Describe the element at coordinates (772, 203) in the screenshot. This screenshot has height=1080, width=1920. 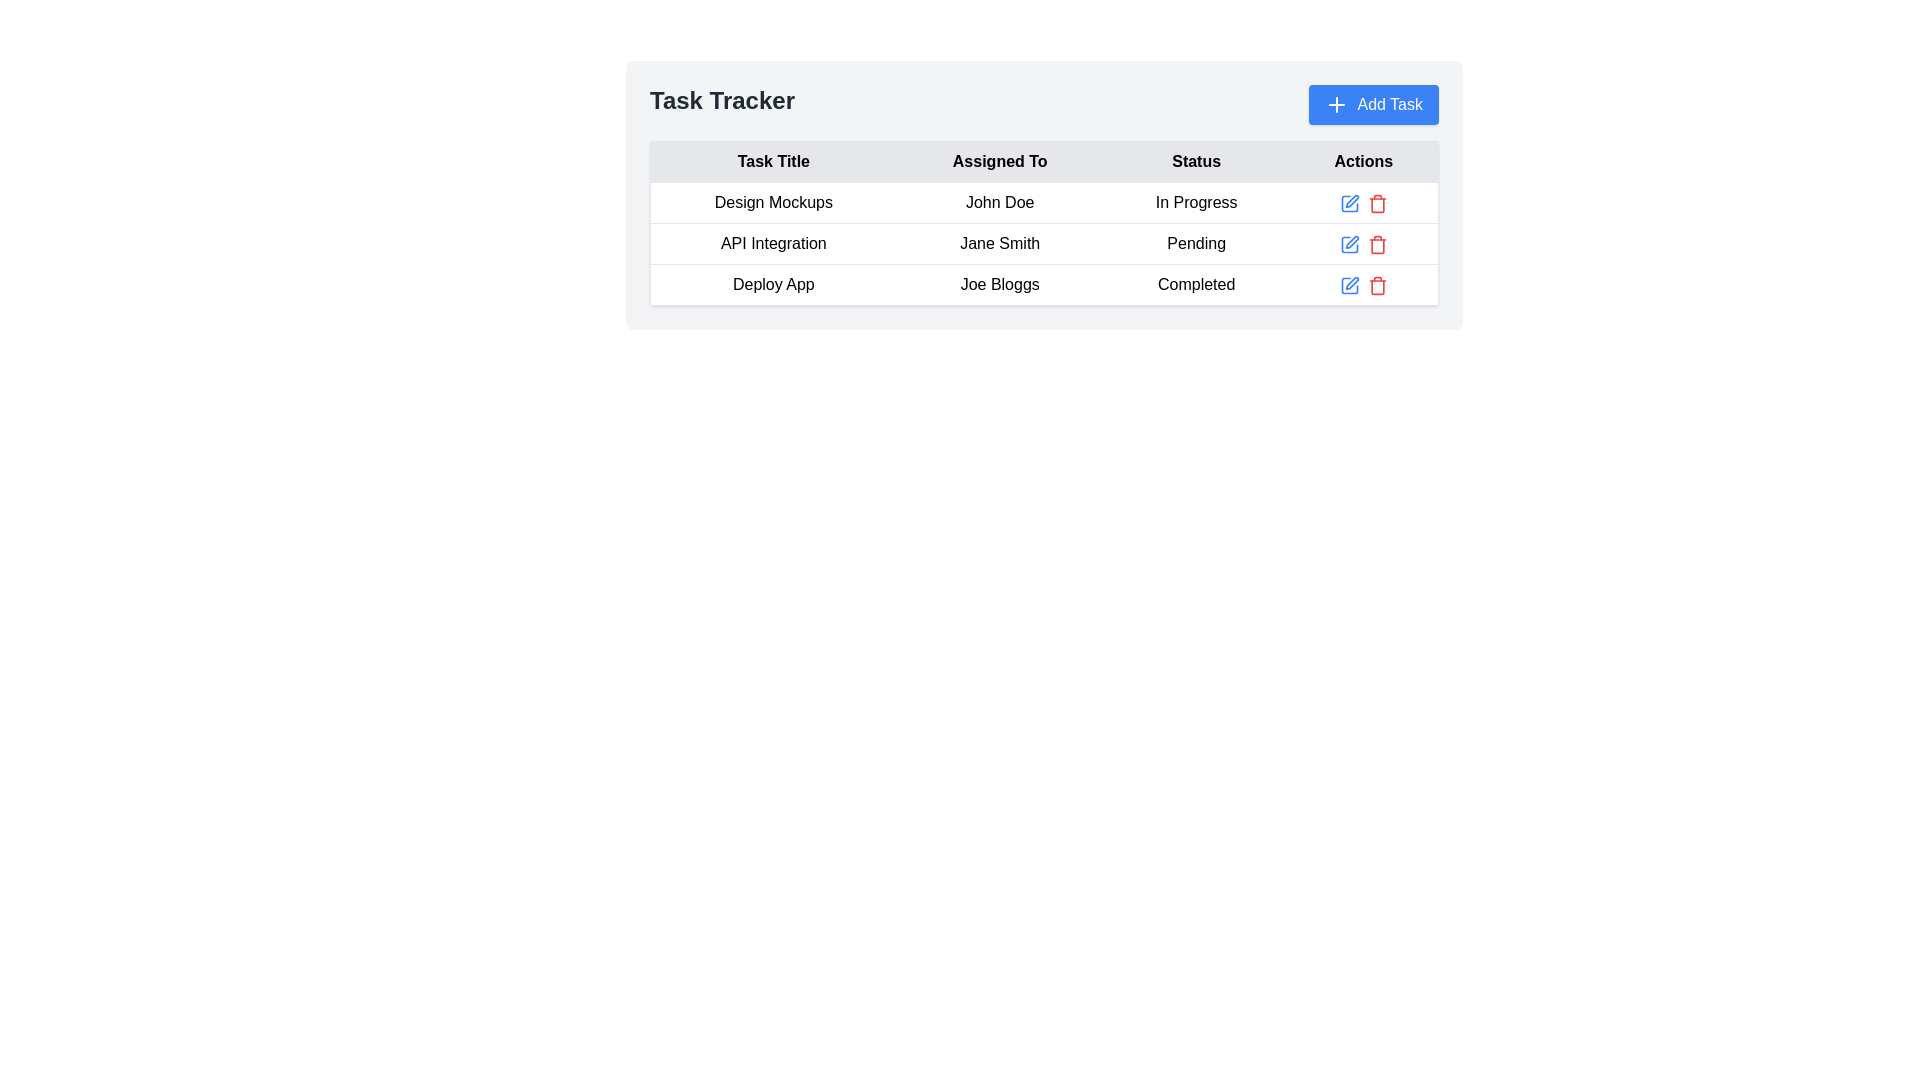
I see `the task title text label that identifies a specific task in the task tracker interface` at that location.